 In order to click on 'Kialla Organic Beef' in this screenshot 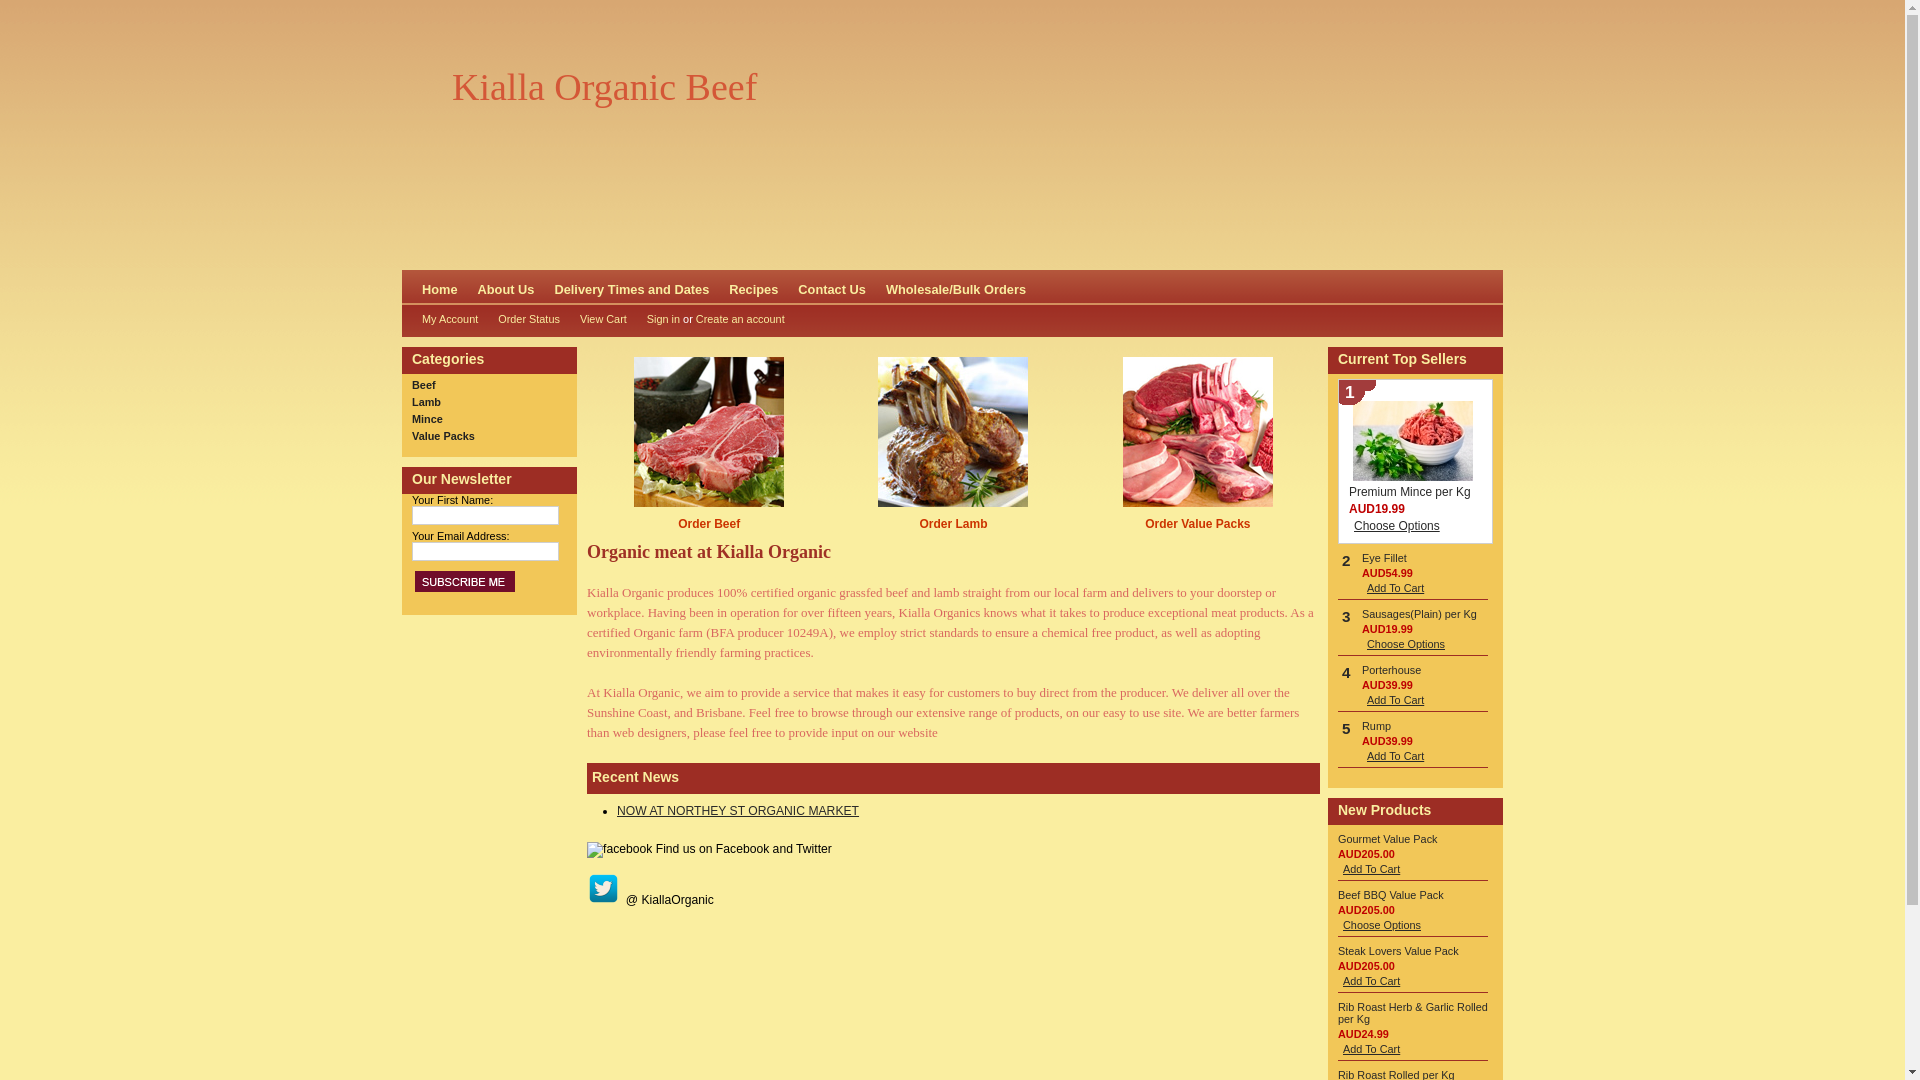, I will do `click(603, 86)`.